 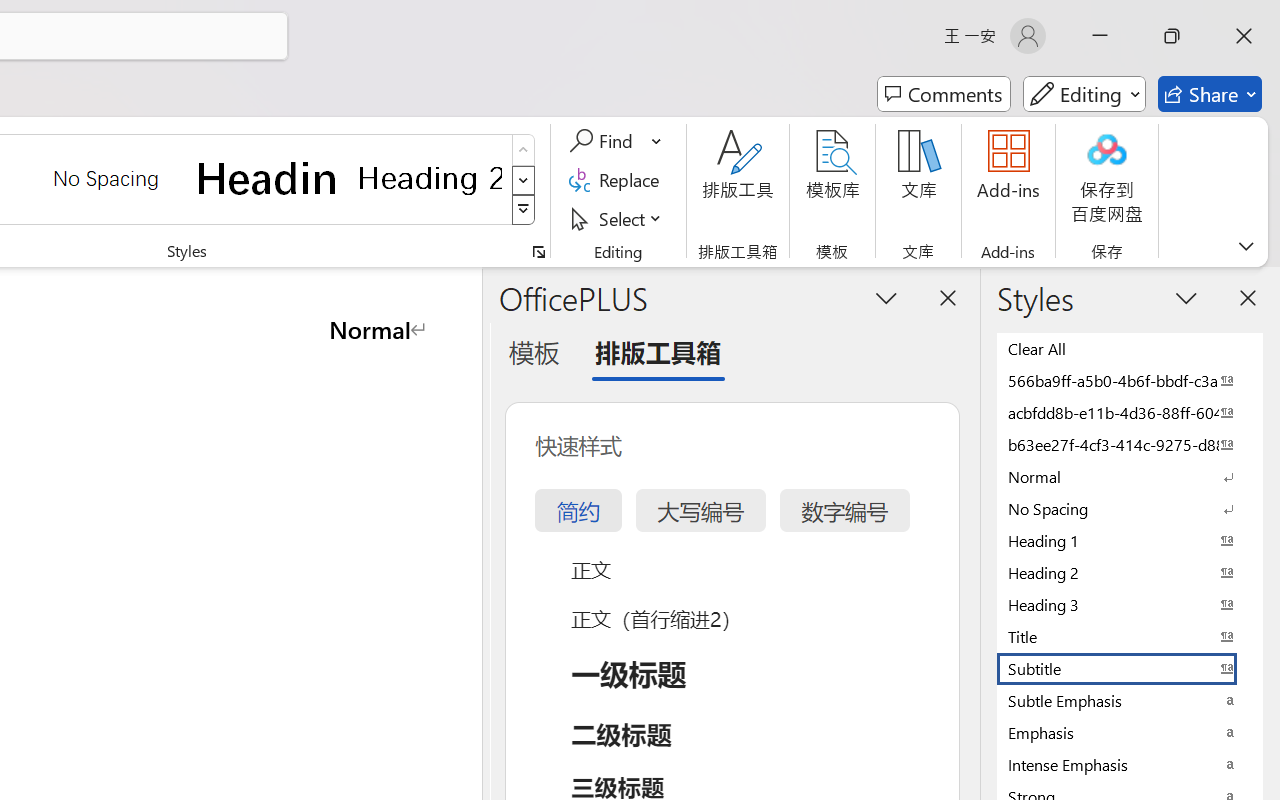 What do you see at coordinates (886, 297) in the screenshot?
I see `'Task Pane Options'` at bounding box center [886, 297].